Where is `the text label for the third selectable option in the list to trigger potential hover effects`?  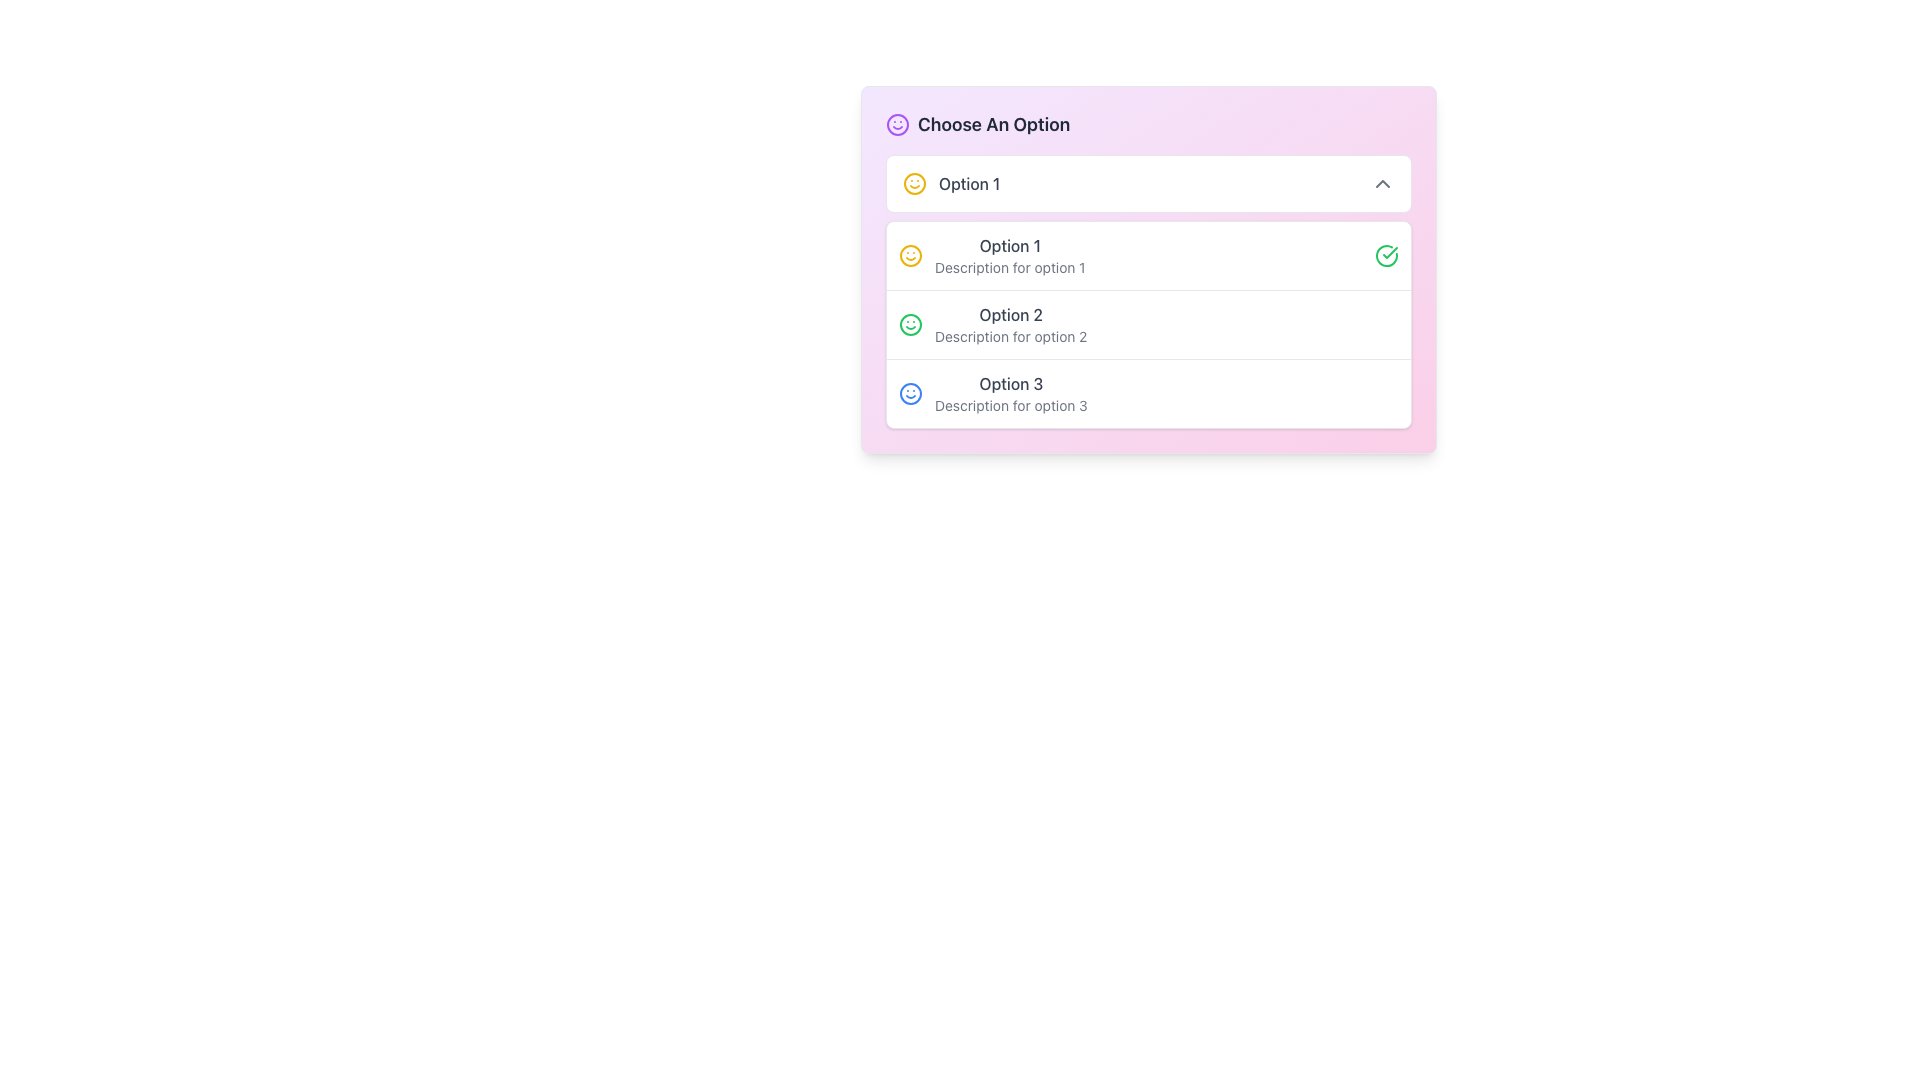 the text label for the third selectable option in the list to trigger potential hover effects is located at coordinates (1011, 384).